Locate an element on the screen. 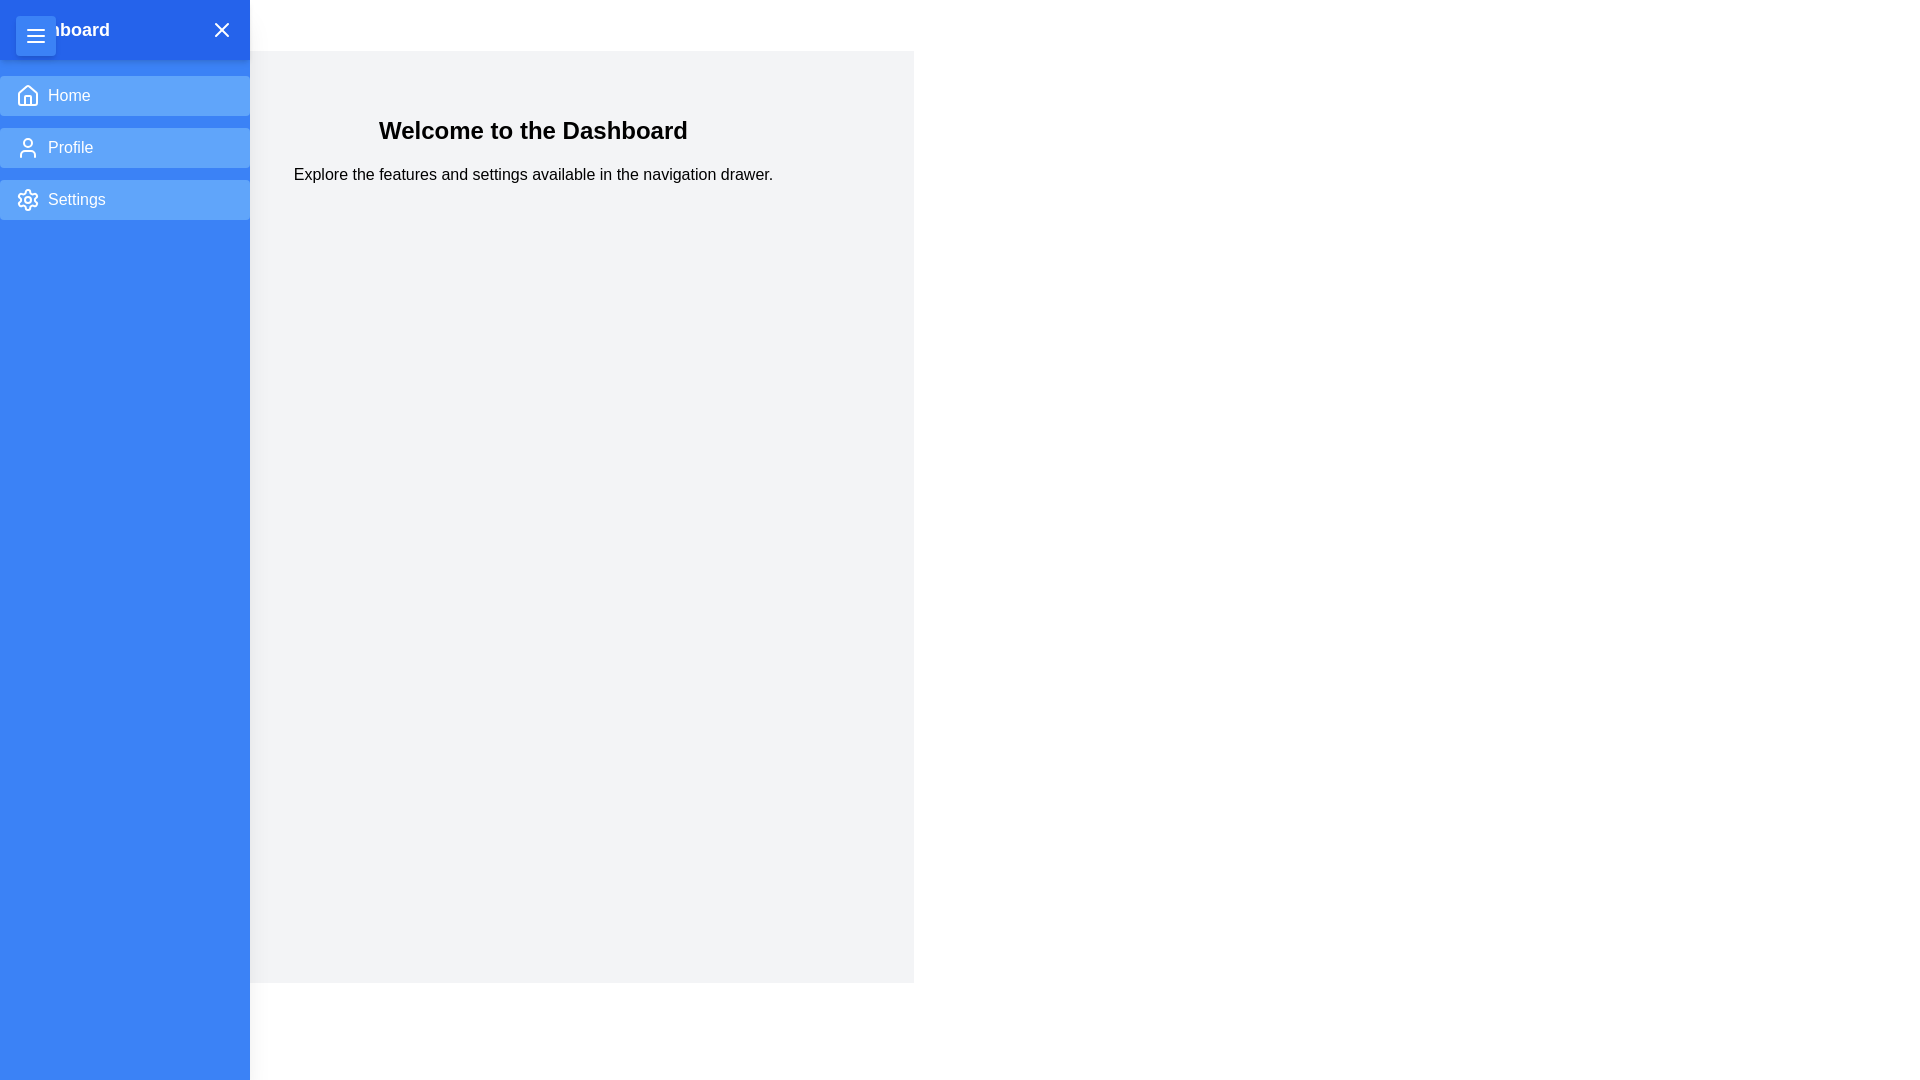 The width and height of the screenshot is (1920, 1080). the small cross-shaped icon in the top-right corner of the blue navigation bar is located at coordinates (221, 30).